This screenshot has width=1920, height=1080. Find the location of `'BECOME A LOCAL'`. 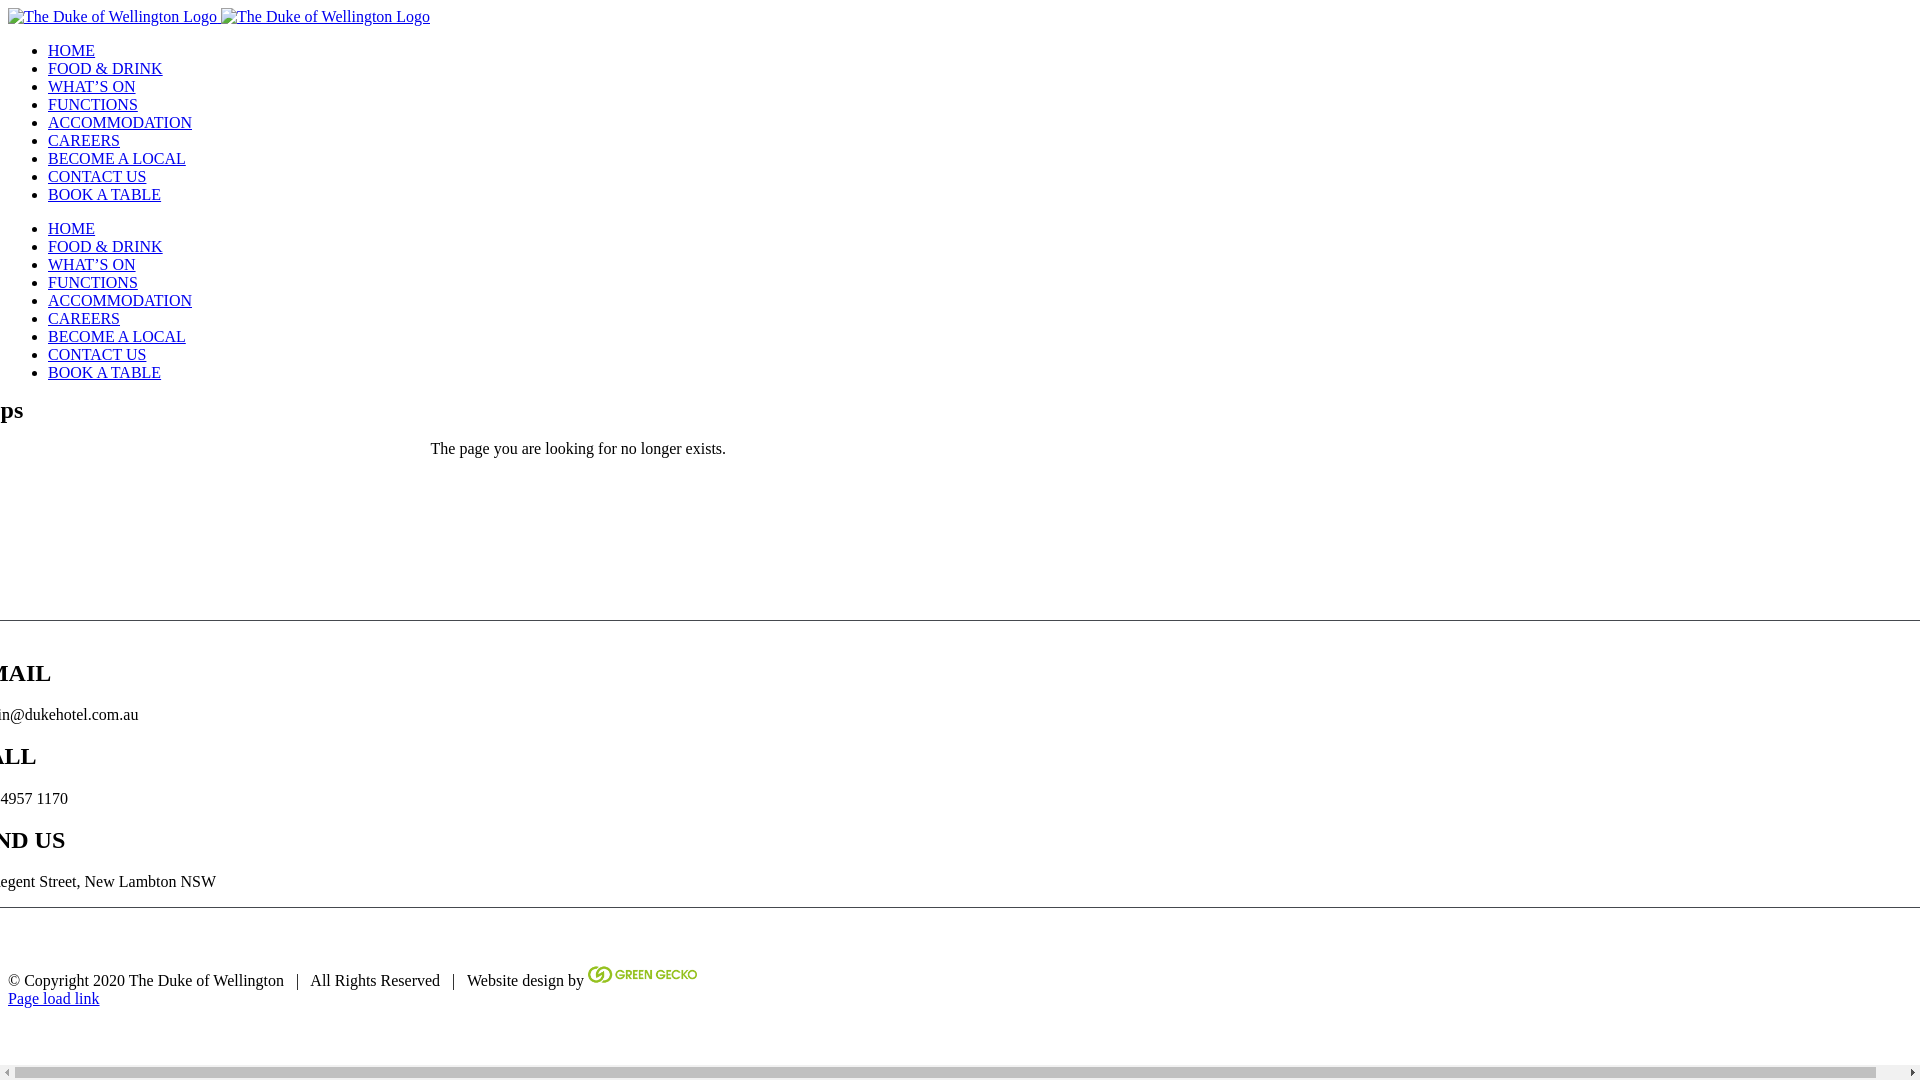

'BECOME A LOCAL' is located at coordinates (48, 335).